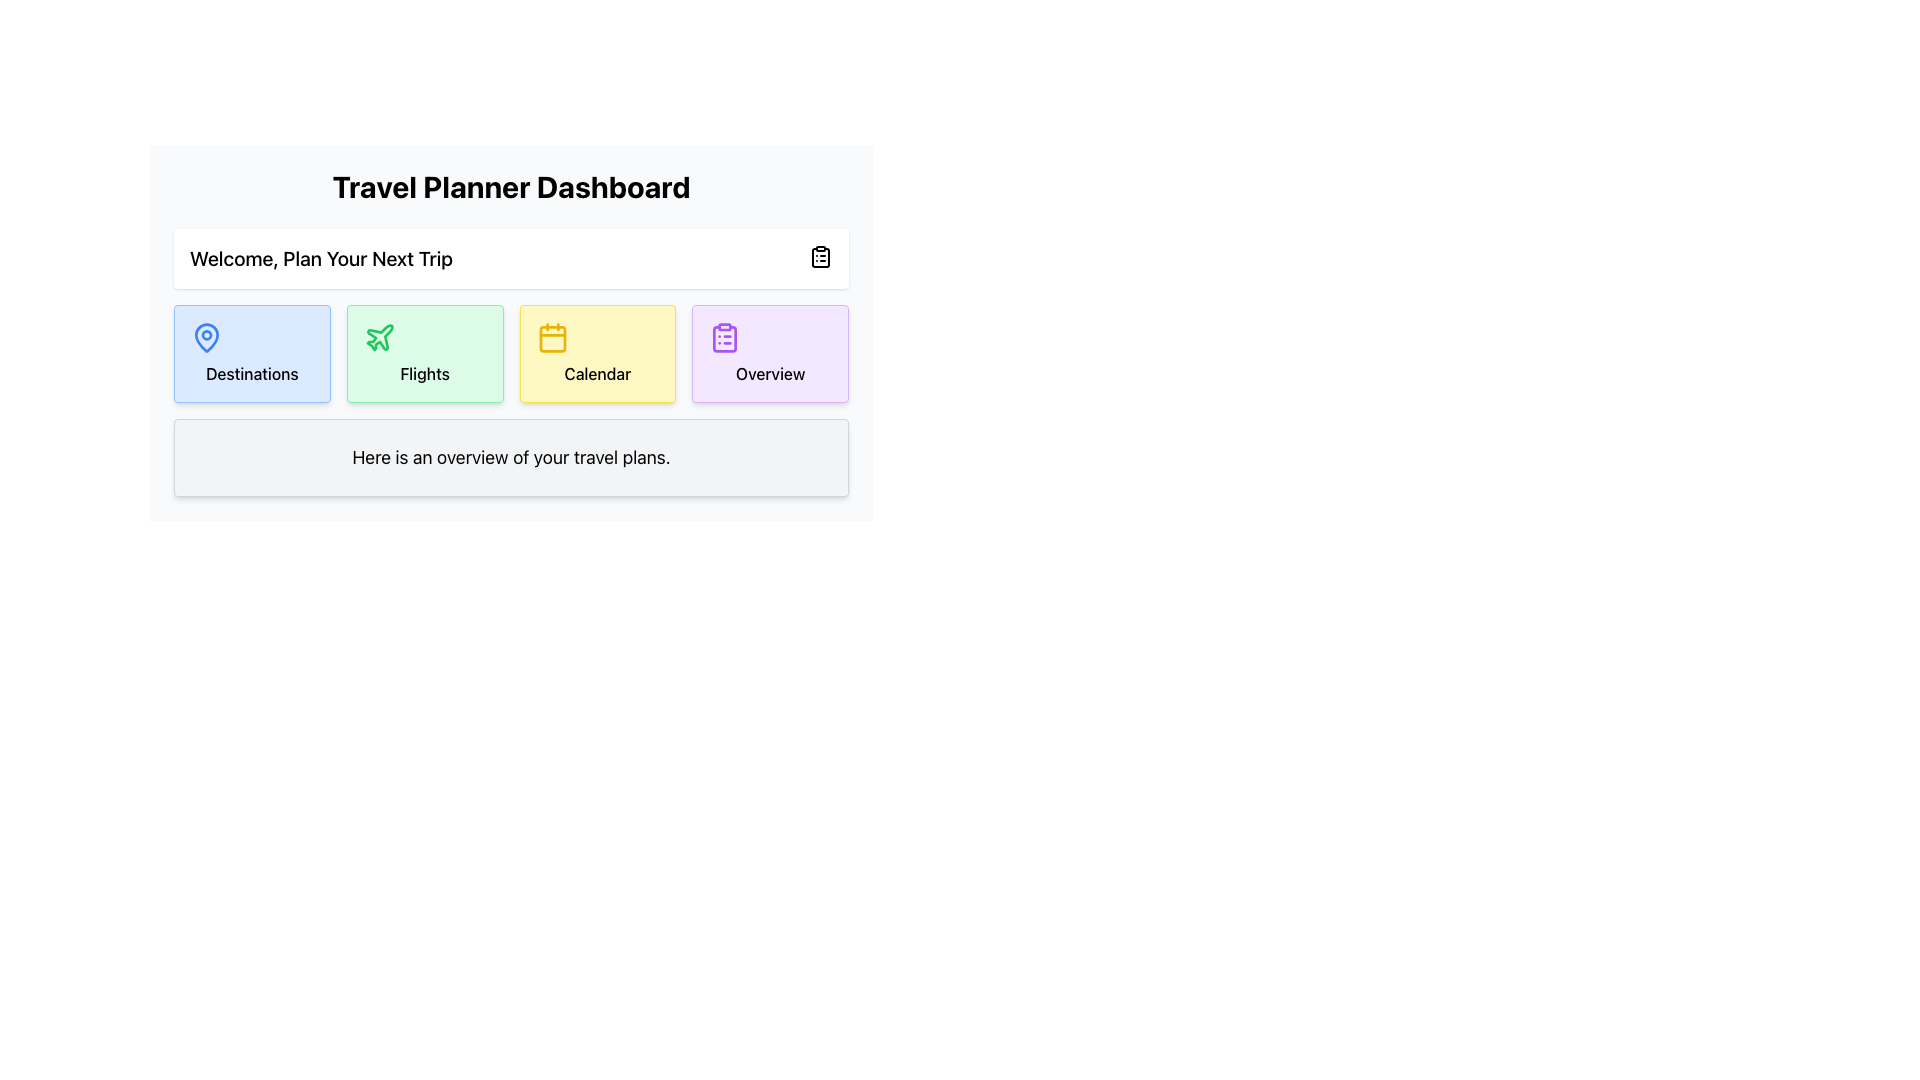 The width and height of the screenshot is (1920, 1080). Describe the element at coordinates (552, 338) in the screenshot. I see `the yellow calendar button's SVG rectangle with rounded corners, which is centrally positioned within the button and slightly below the top strokes` at that location.